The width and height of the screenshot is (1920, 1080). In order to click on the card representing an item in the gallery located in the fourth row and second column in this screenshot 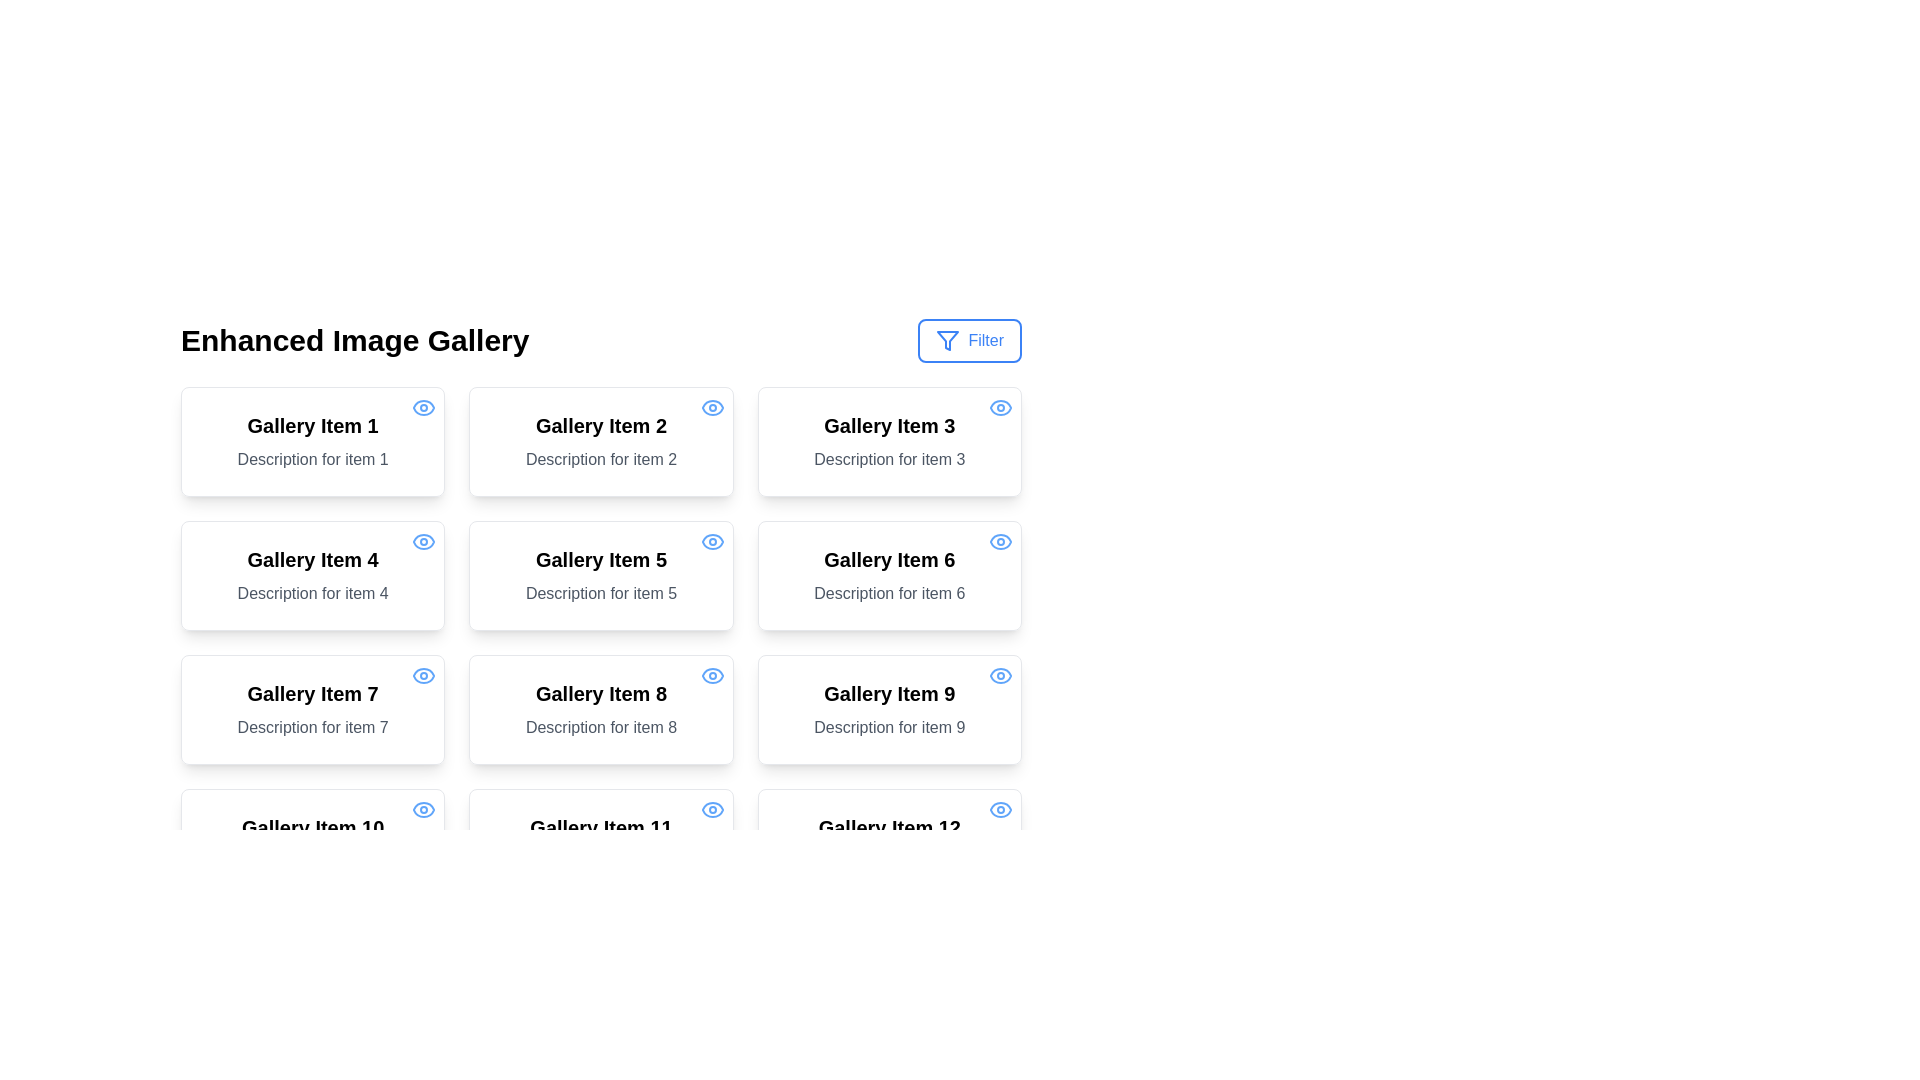, I will do `click(600, 844)`.